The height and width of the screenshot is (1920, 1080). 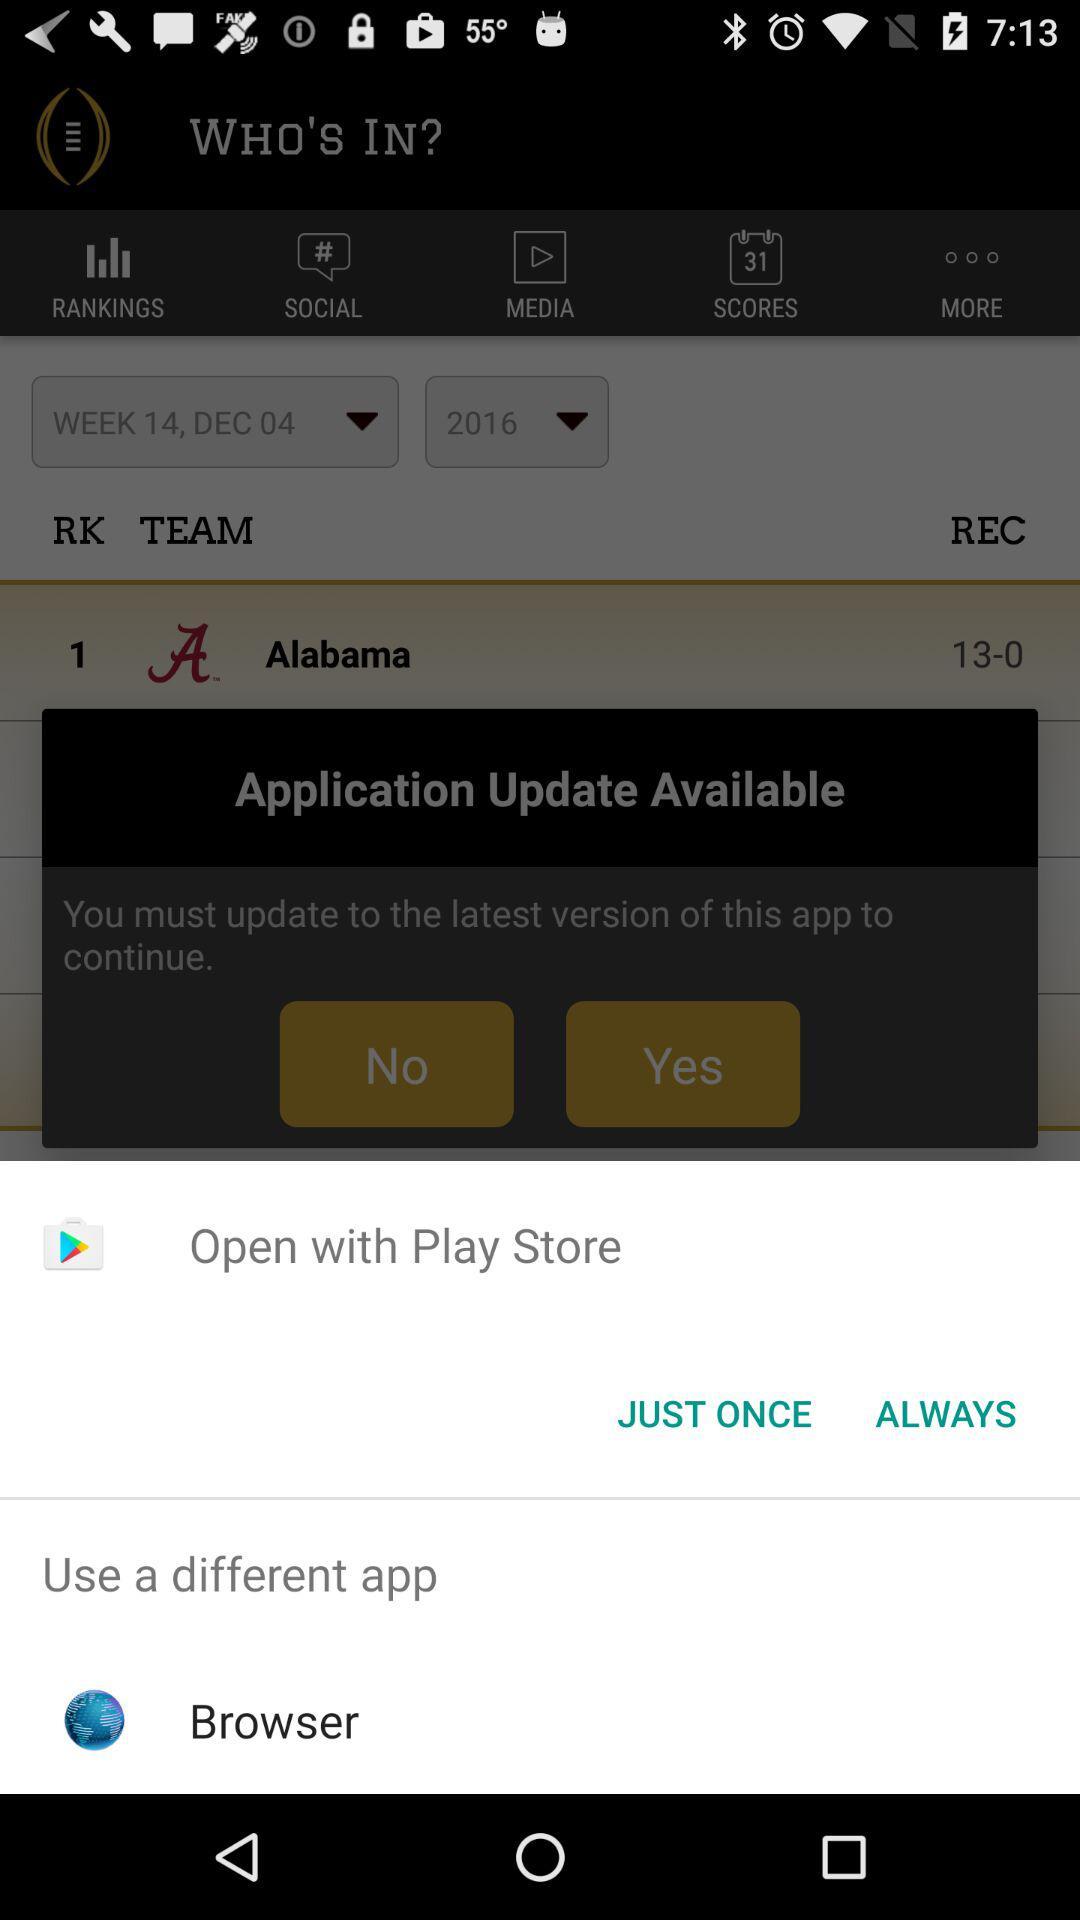 I want to click on the always item, so click(x=945, y=1411).